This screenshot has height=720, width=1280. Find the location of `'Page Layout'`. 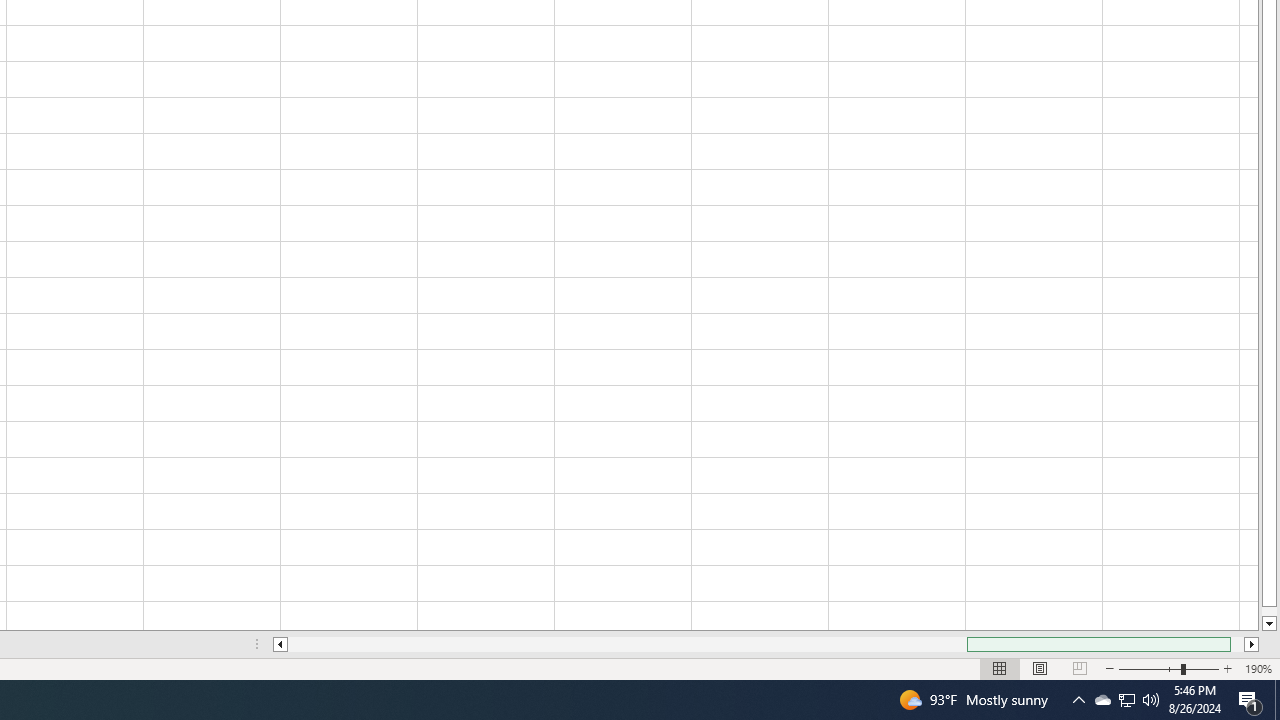

'Page Layout' is located at coordinates (1040, 669).